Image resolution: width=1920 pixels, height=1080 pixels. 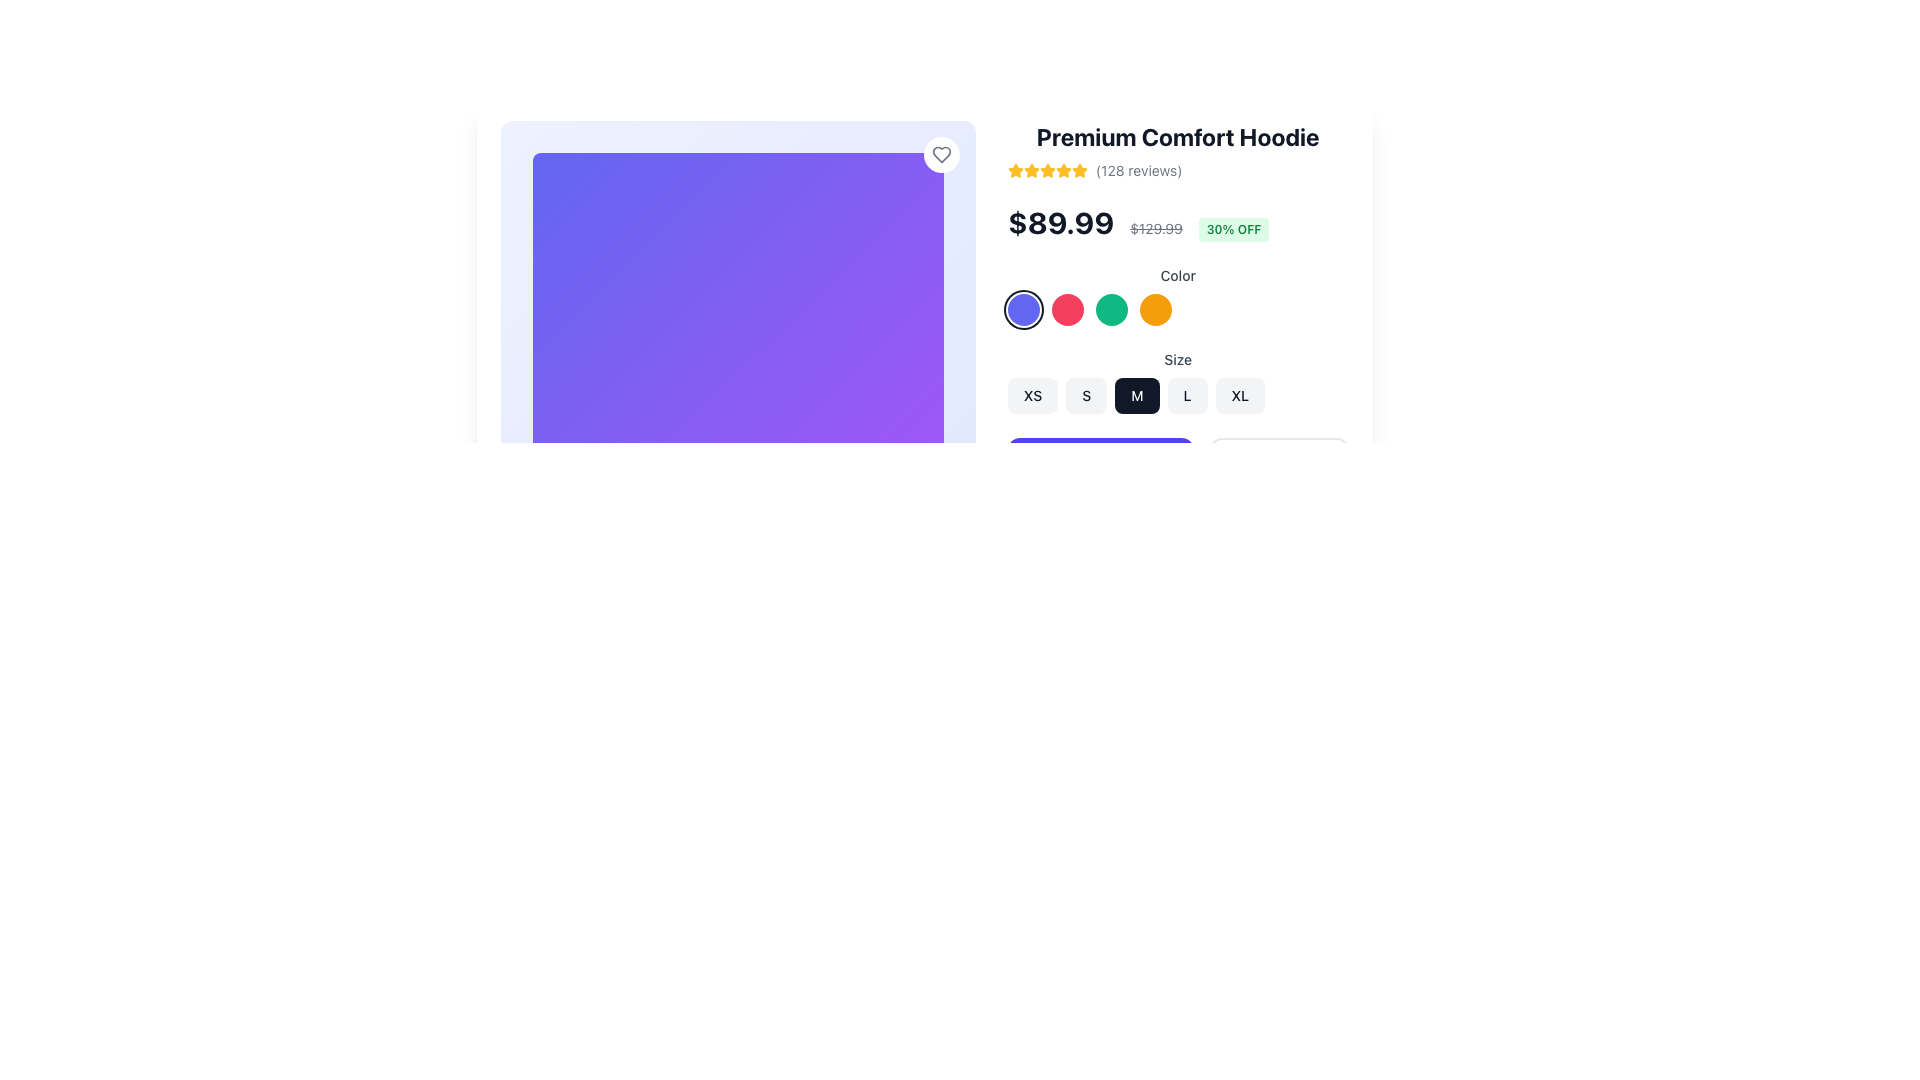 I want to click on the button labeled 'L' with a light gray background and rounded corners, so click(x=1178, y=396).